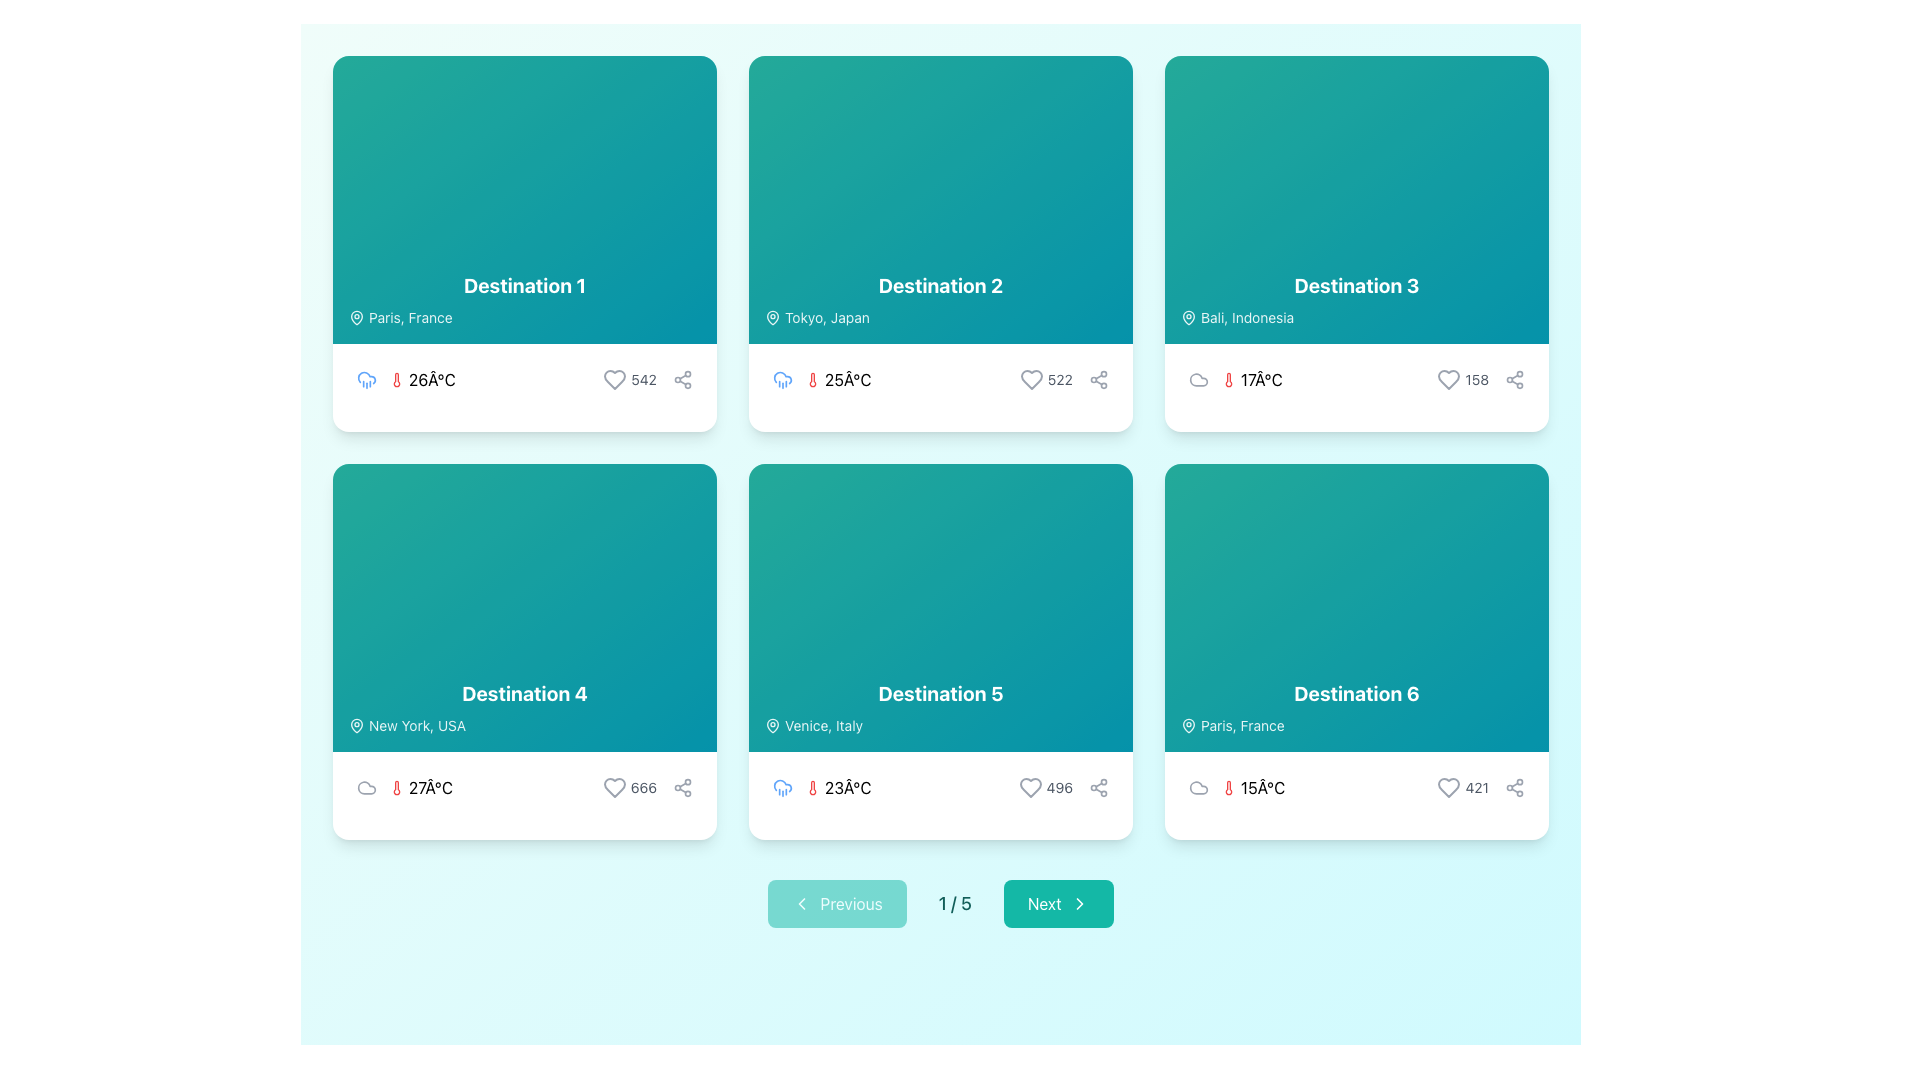 The height and width of the screenshot is (1080, 1920). Describe the element at coordinates (781, 380) in the screenshot. I see `the weather condition icon that indicates rain, located at the bottom of the 'Tokyo, Japan' card, preceding the thermometer icon and the text '25°C'` at that location.